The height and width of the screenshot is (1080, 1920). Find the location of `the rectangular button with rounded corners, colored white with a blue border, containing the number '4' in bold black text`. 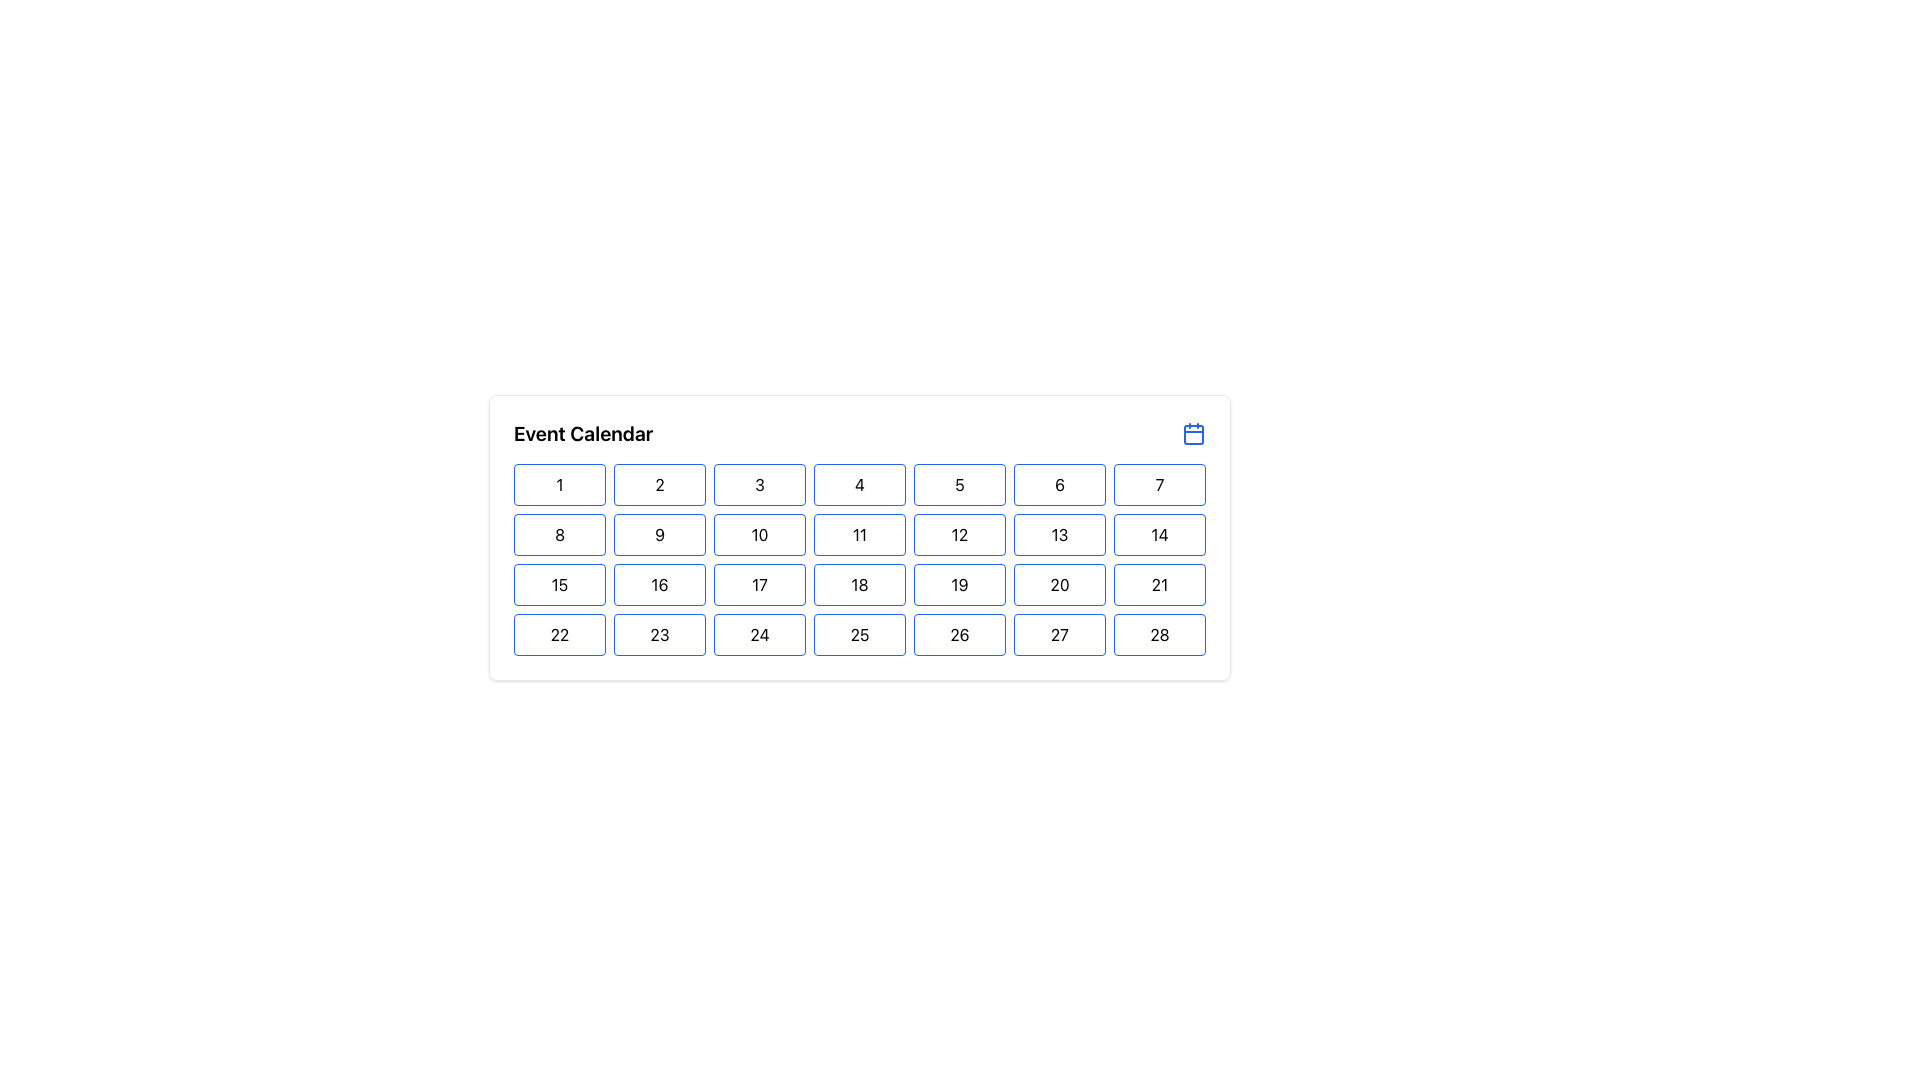

the rectangular button with rounded corners, colored white with a blue border, containing the number '4' in bold black text is located at coordinates (859, 485).